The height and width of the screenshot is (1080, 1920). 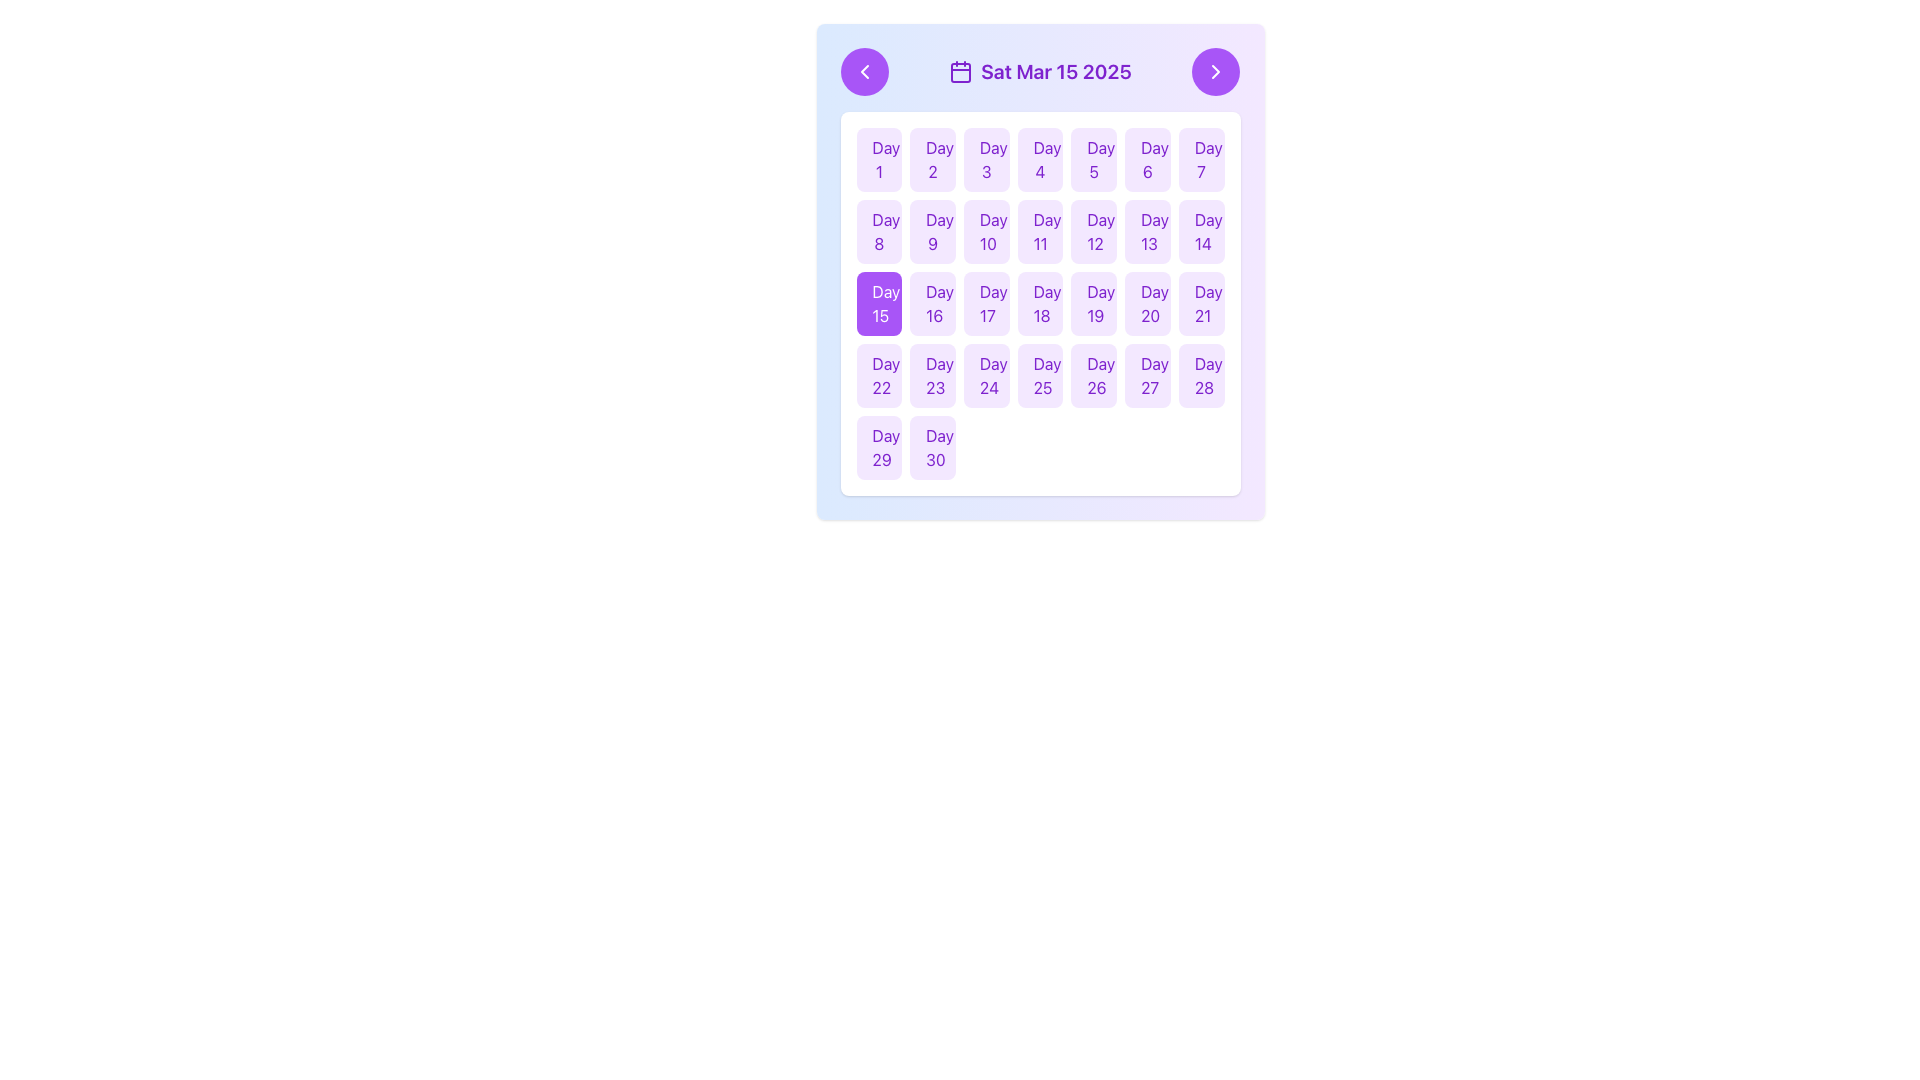 I want to click on the button representing the specific day in the calendar interface located in the second row and third column, so click(x=986, y=230).